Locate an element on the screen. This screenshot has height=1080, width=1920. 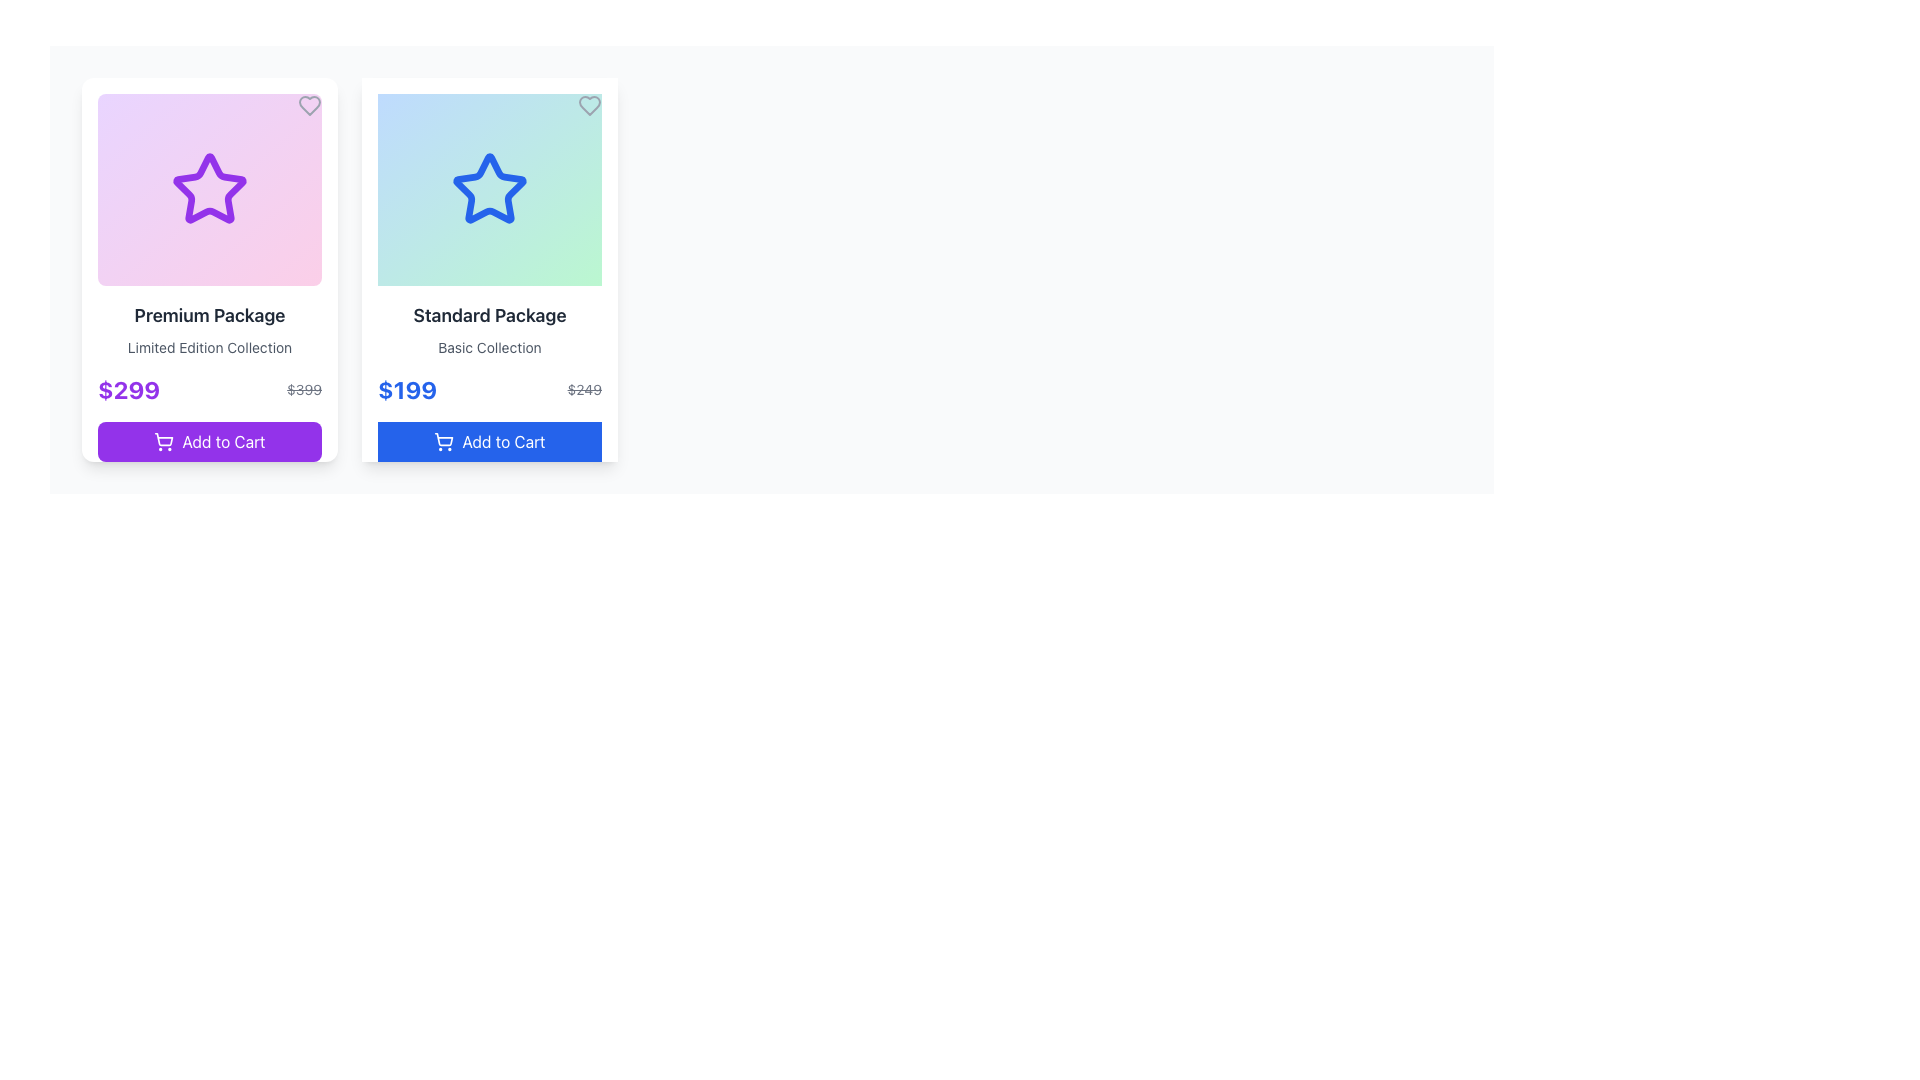
the decorative image section located in the upper section of the 'Premium Package' card, which serves as a visual emphasis above the textual description and price details is located at coordinates (210, 189).